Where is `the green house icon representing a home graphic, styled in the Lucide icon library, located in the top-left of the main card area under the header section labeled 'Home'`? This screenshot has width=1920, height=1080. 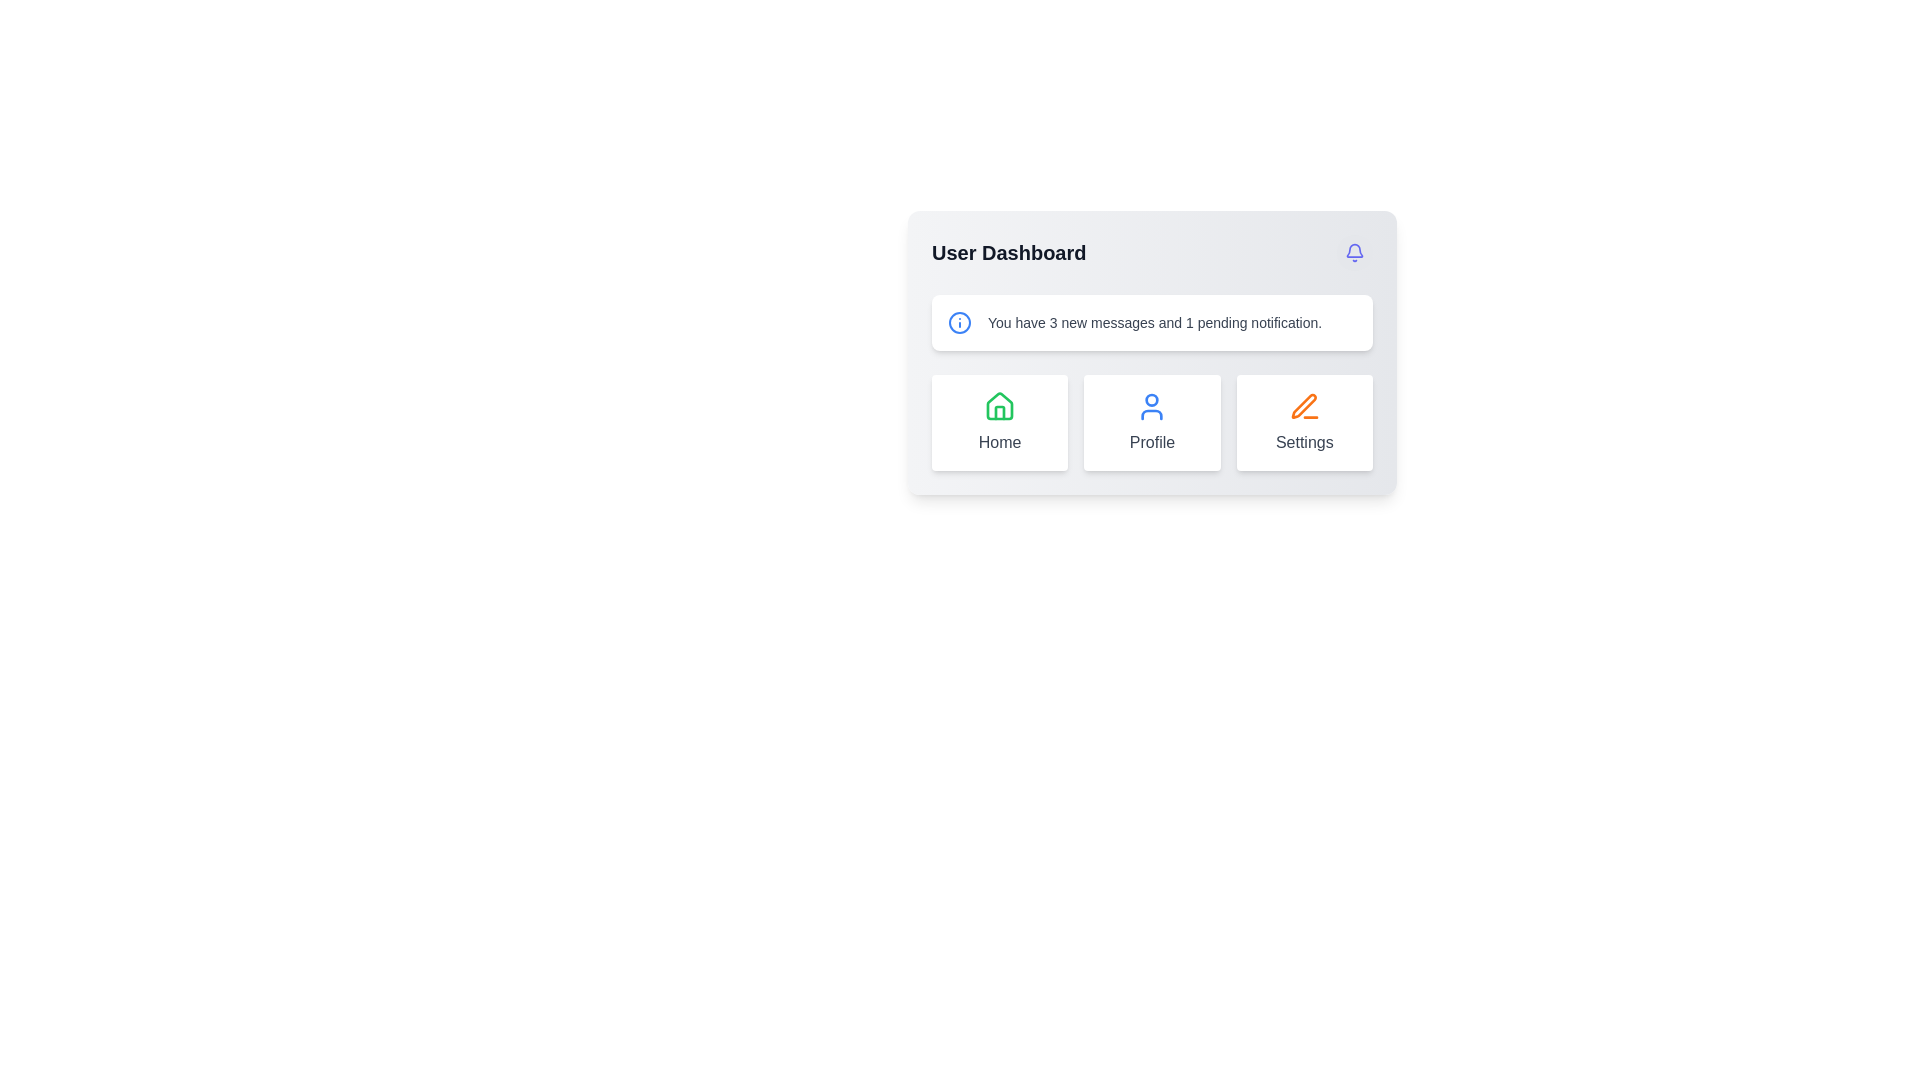 the green house icon representing a home graphic, styled in the Lucide icon library, located in the top-left of the main card area under the header section labeled 'Home' is located at coordinates (1000, 406).